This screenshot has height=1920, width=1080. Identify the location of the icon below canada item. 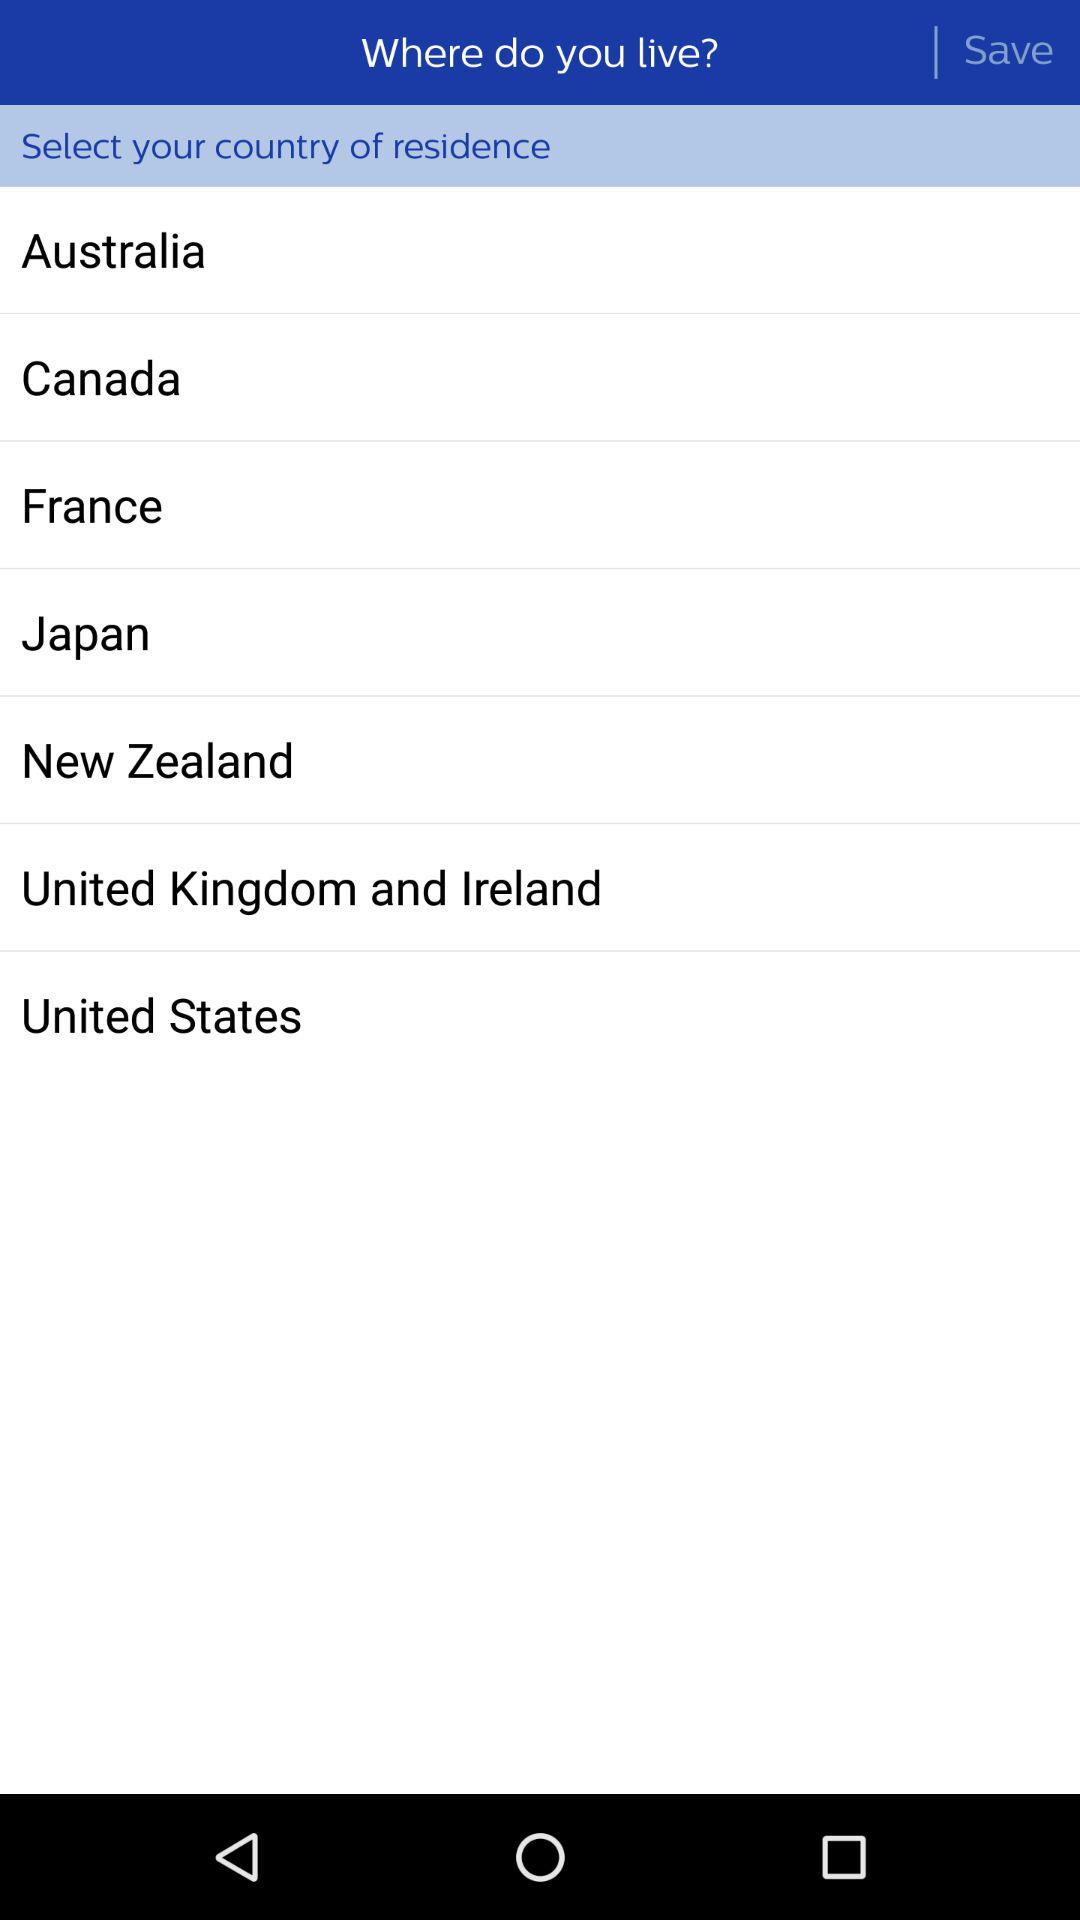
(540, 504).